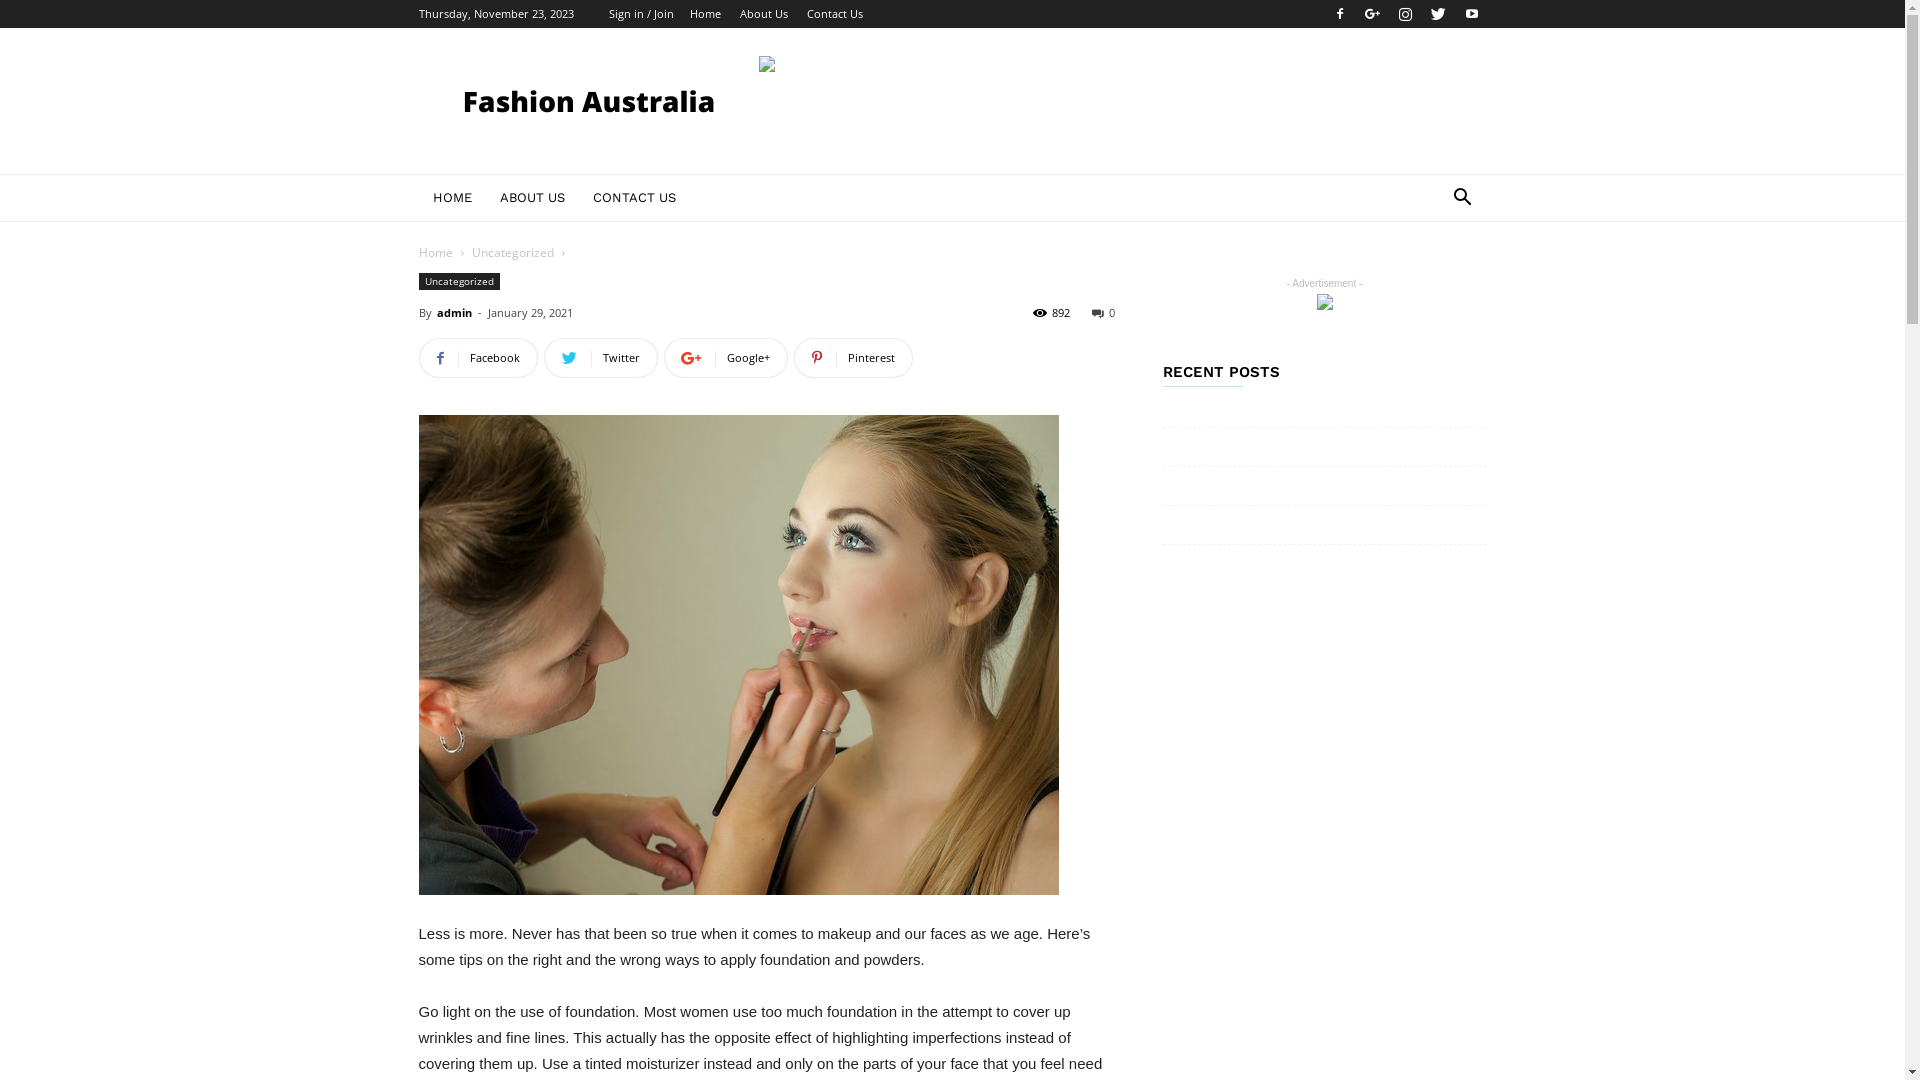 The height and width of the screenshot is (1080, 1920). What do you see at coordinates (663, 357) in the screenshot?
I see `'Google+'` at bounding box center [663, 357].